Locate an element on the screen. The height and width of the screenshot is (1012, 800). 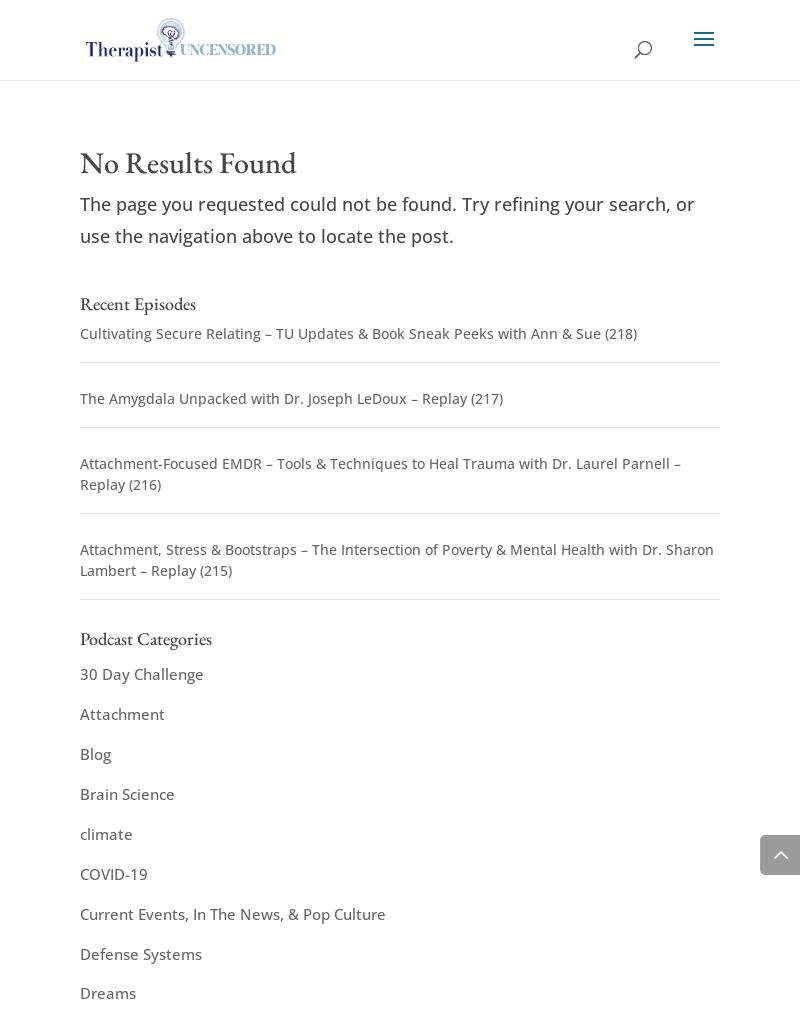
'Cultivating Secure Relating – TU Updates & Book Sneak Peeks with Ann & Sue (218)' is located at coordinates (358, 331).